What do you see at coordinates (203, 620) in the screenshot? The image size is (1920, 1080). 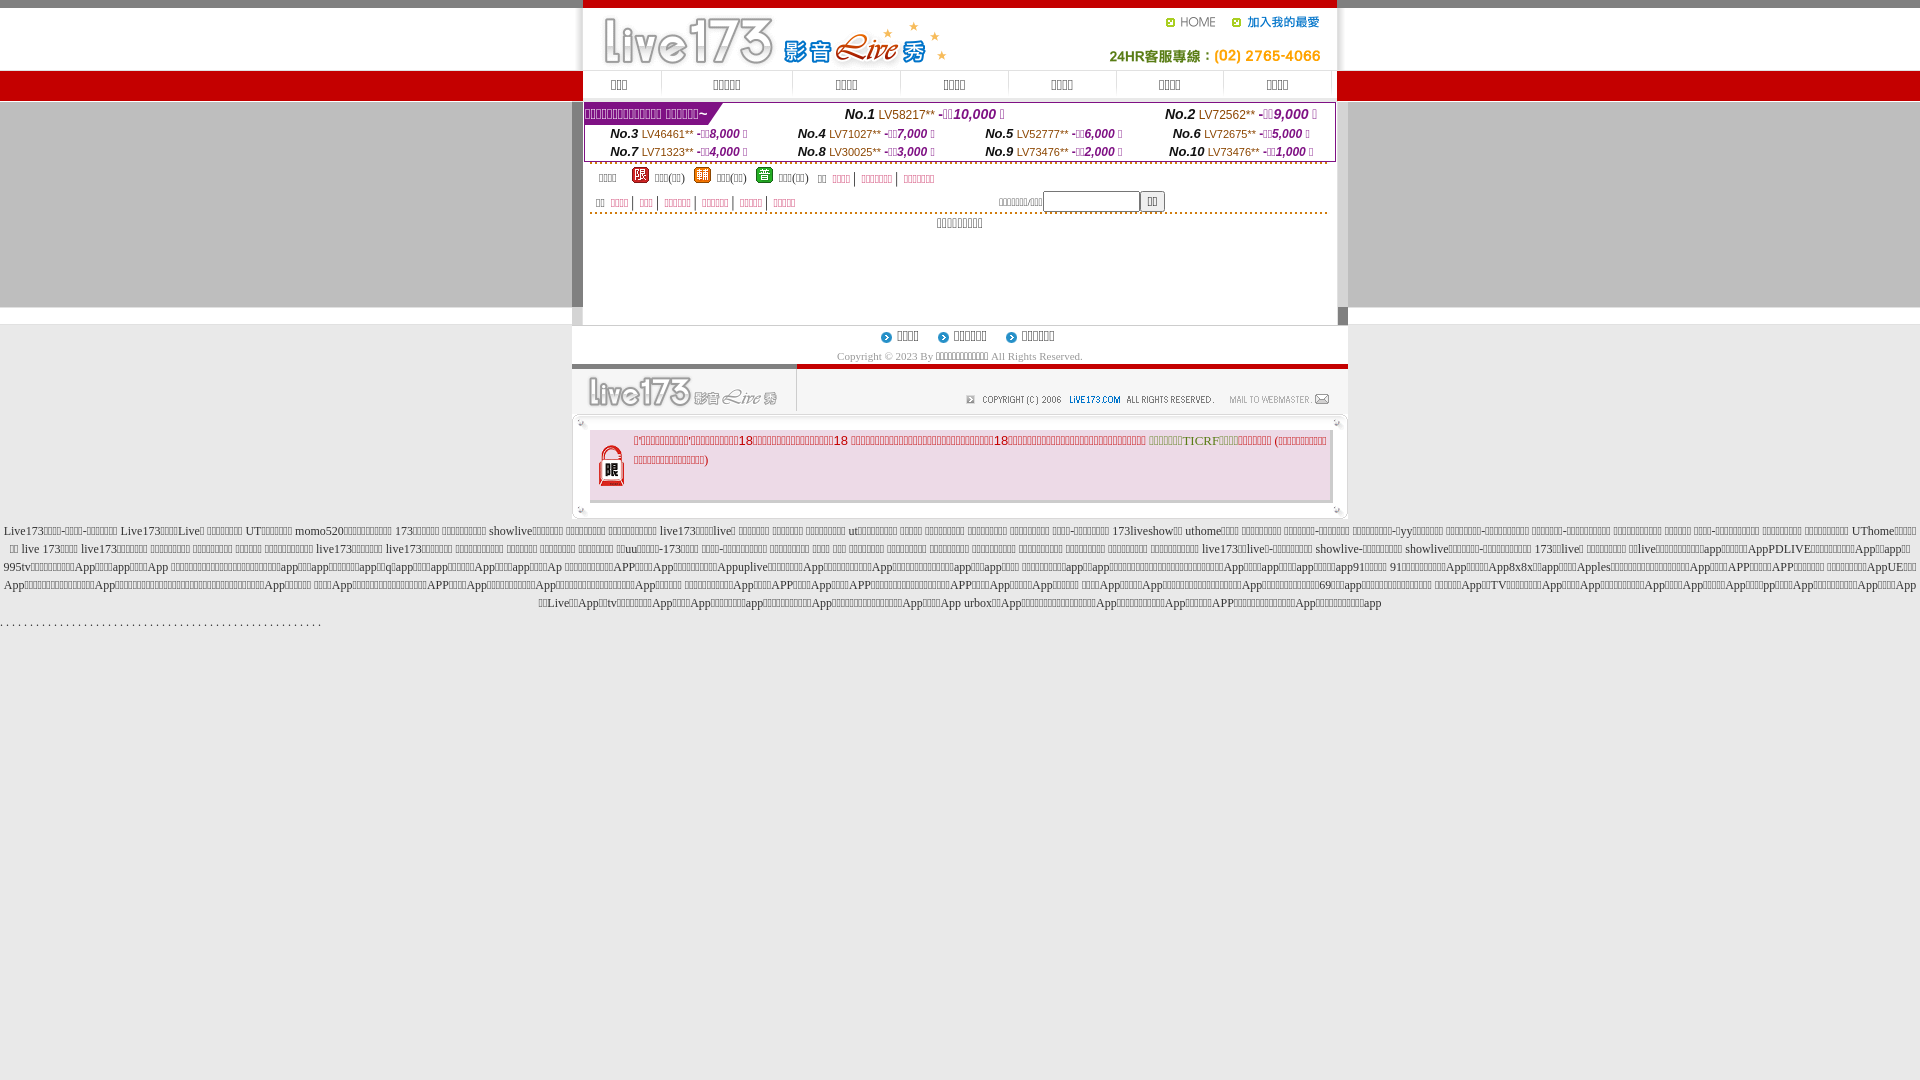 I see `'.'` at bounding box center [203, 620].